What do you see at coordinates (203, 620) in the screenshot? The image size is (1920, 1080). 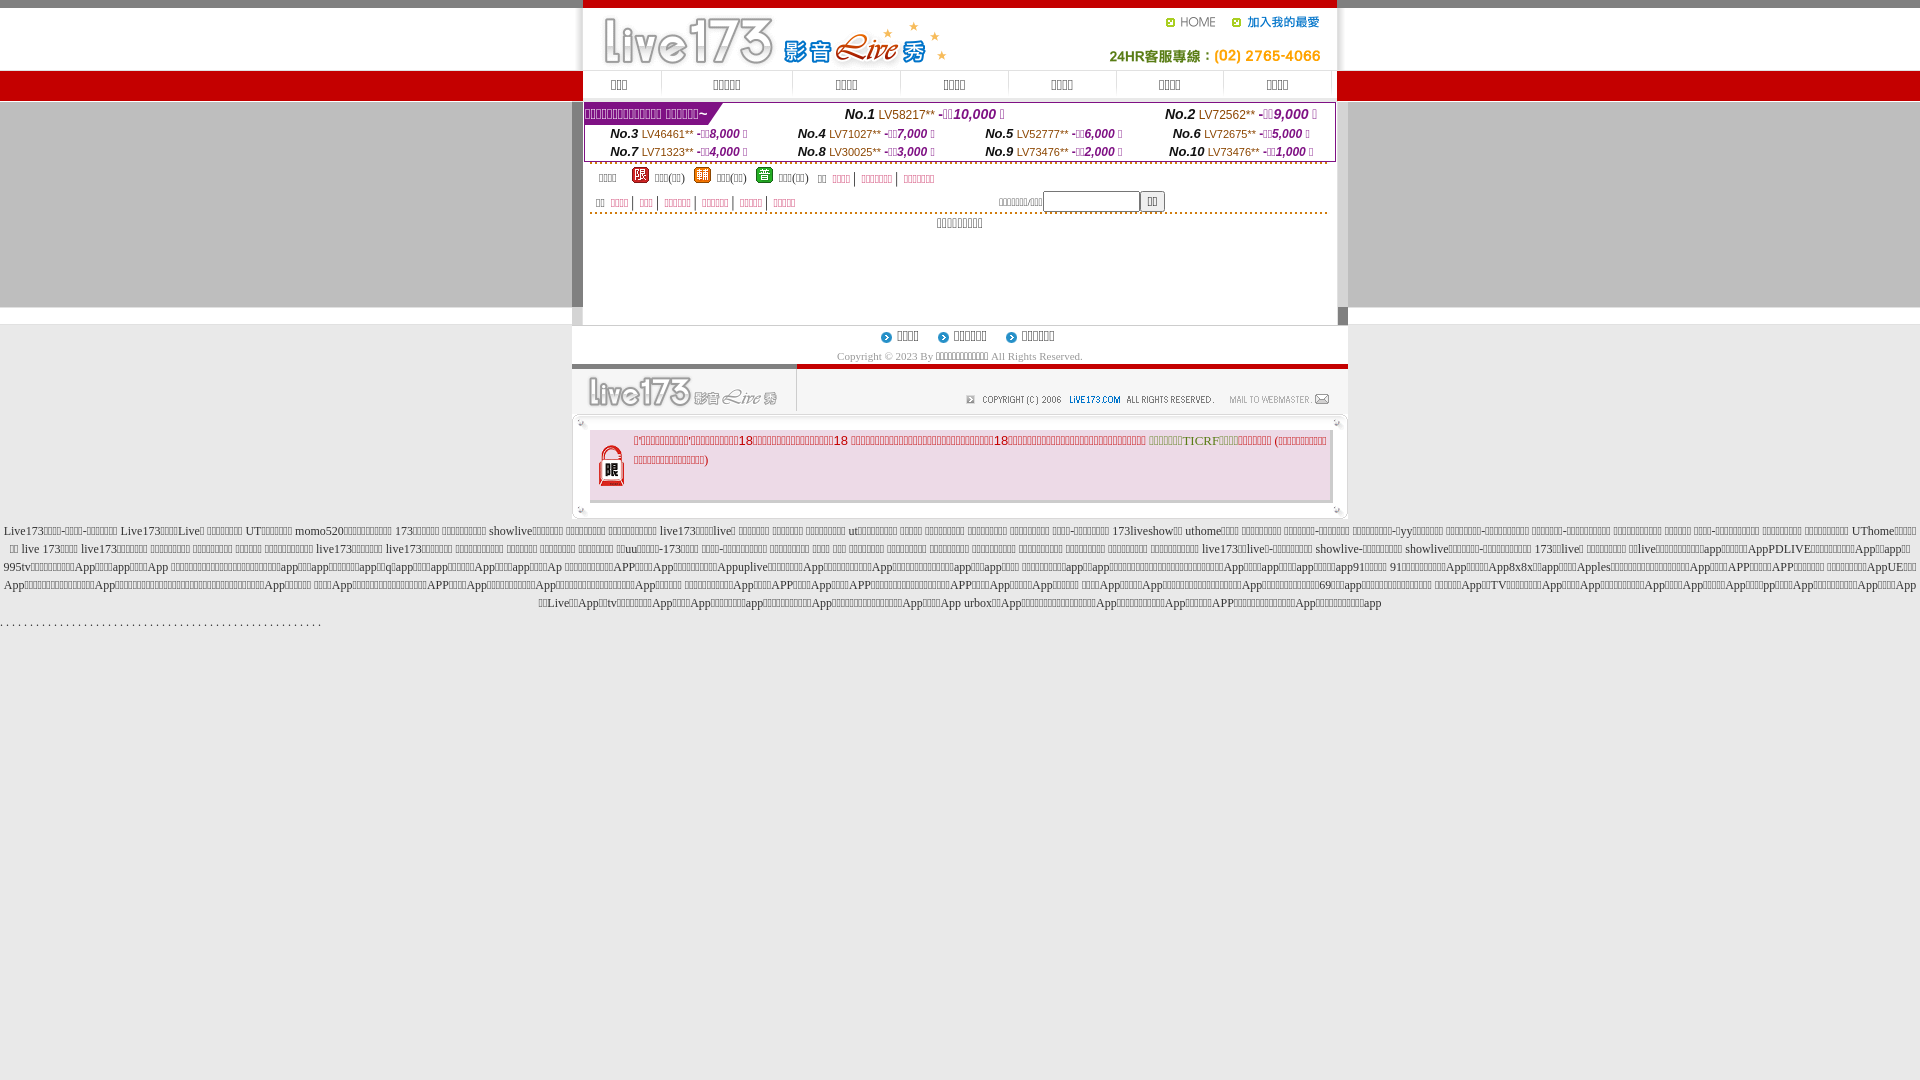 I see `'.'` at bounding box center [203, 620].